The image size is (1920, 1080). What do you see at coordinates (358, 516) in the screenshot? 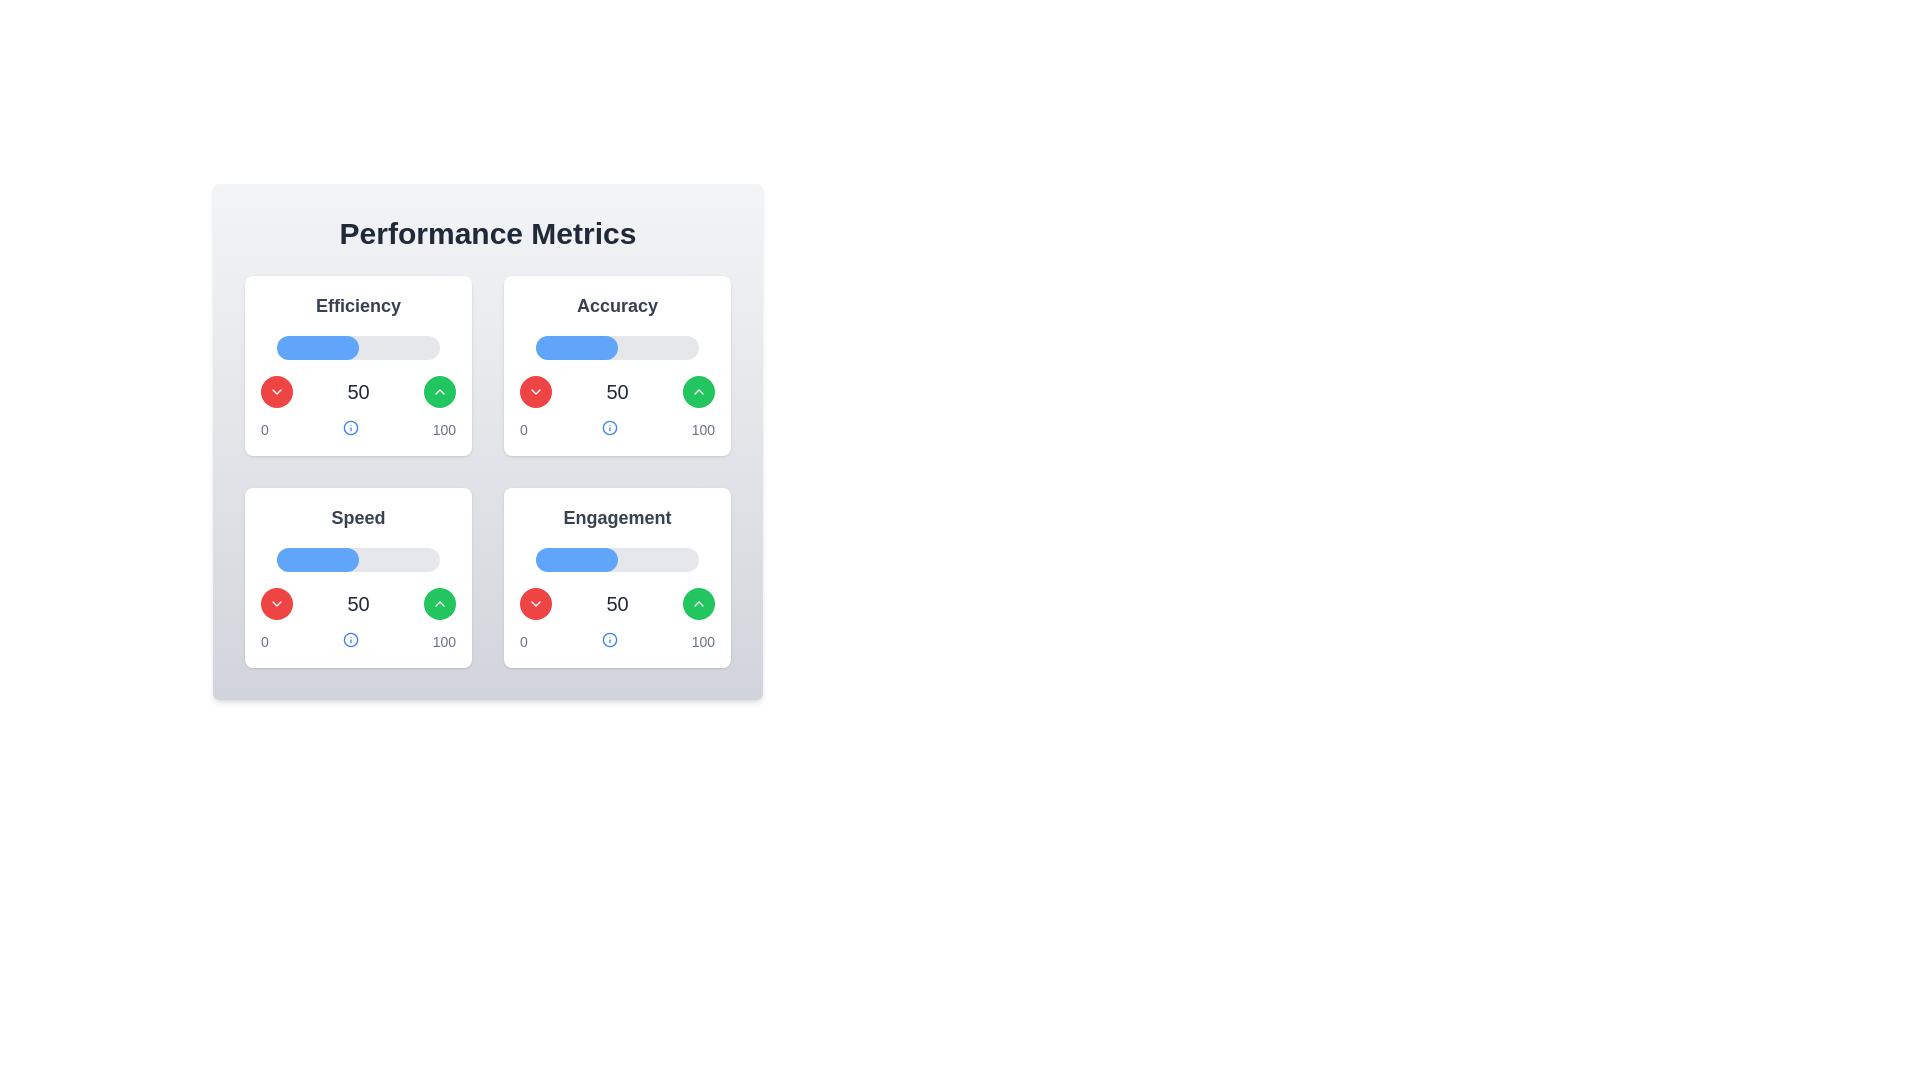
I see `the 'Speed' text label, which is styled in bold dark gray and is located in the third card of the second row under 'Performance Metrics', centered above a blue progress bar` at bounding box center [358, 516].